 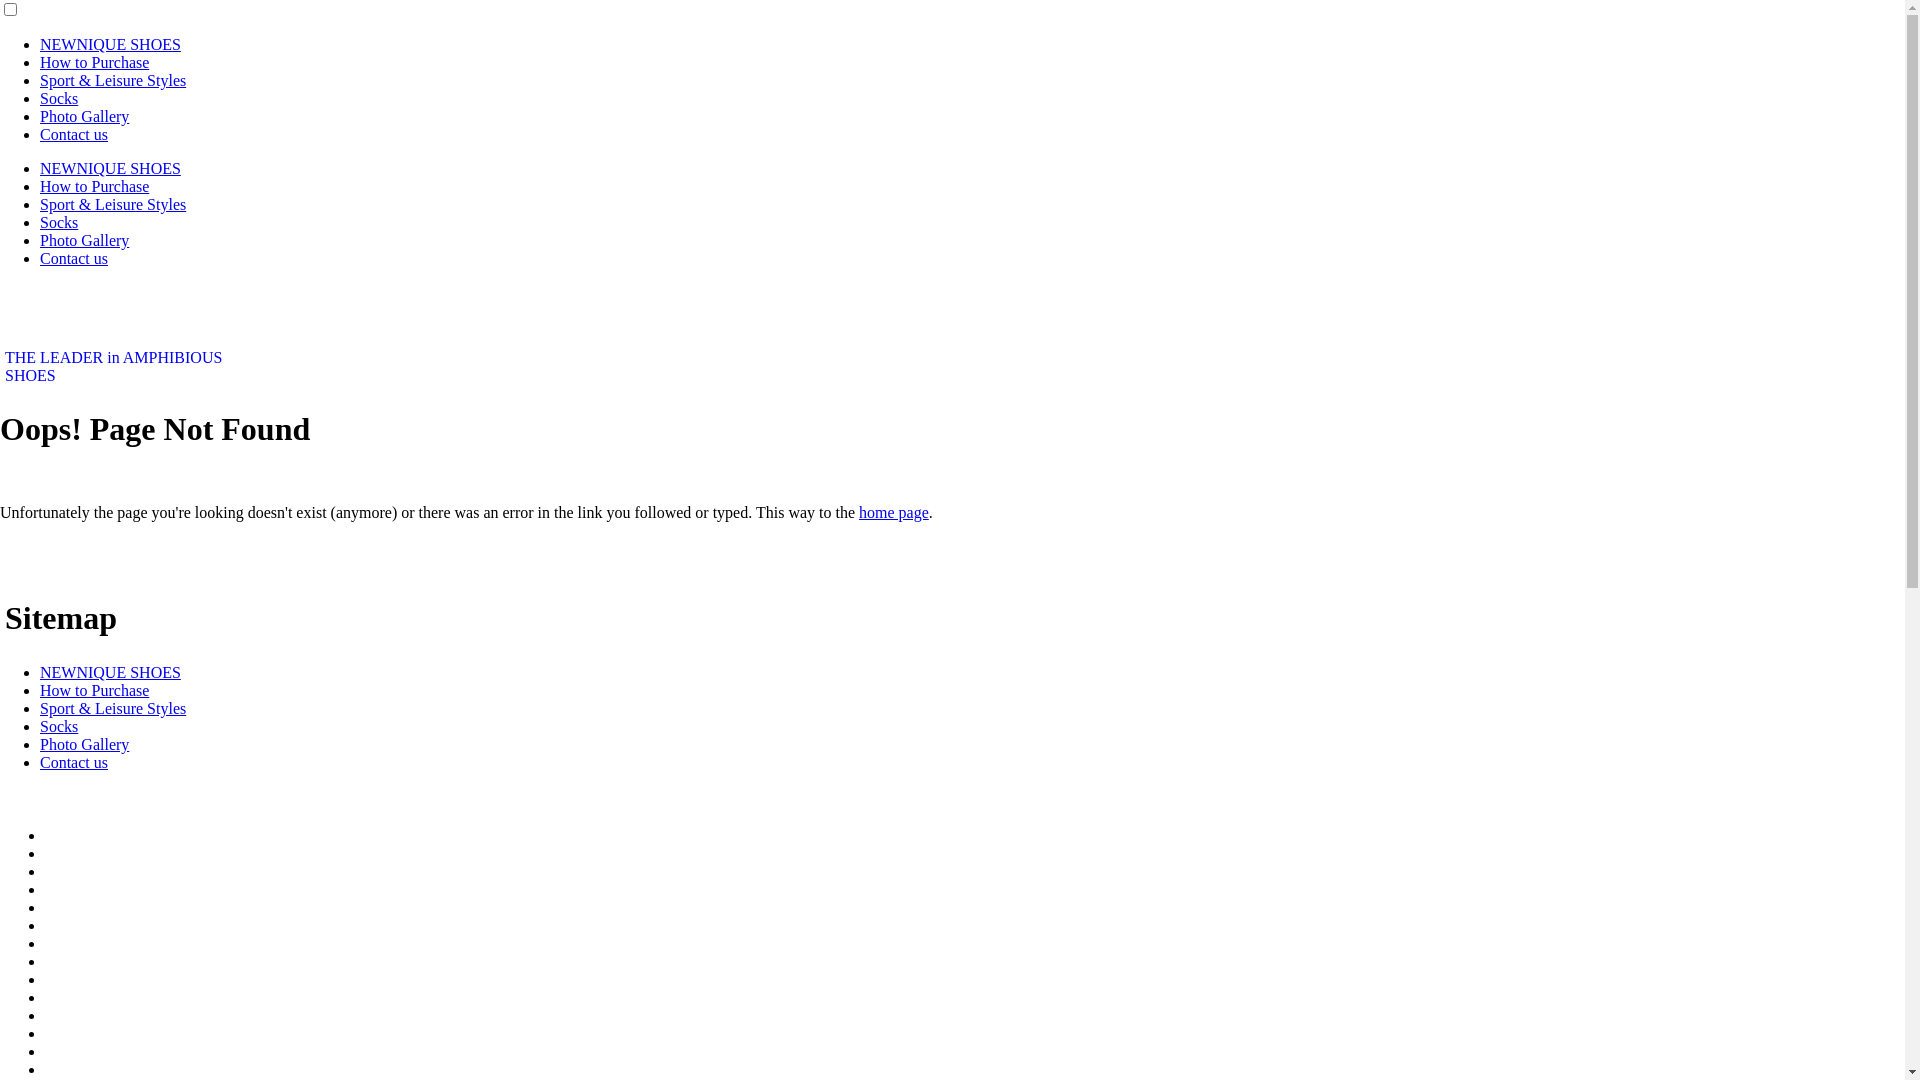 What do you see at coordinates (859, 511) in the screenshot?
I see `'home page'` at bounding box center [859, 511].